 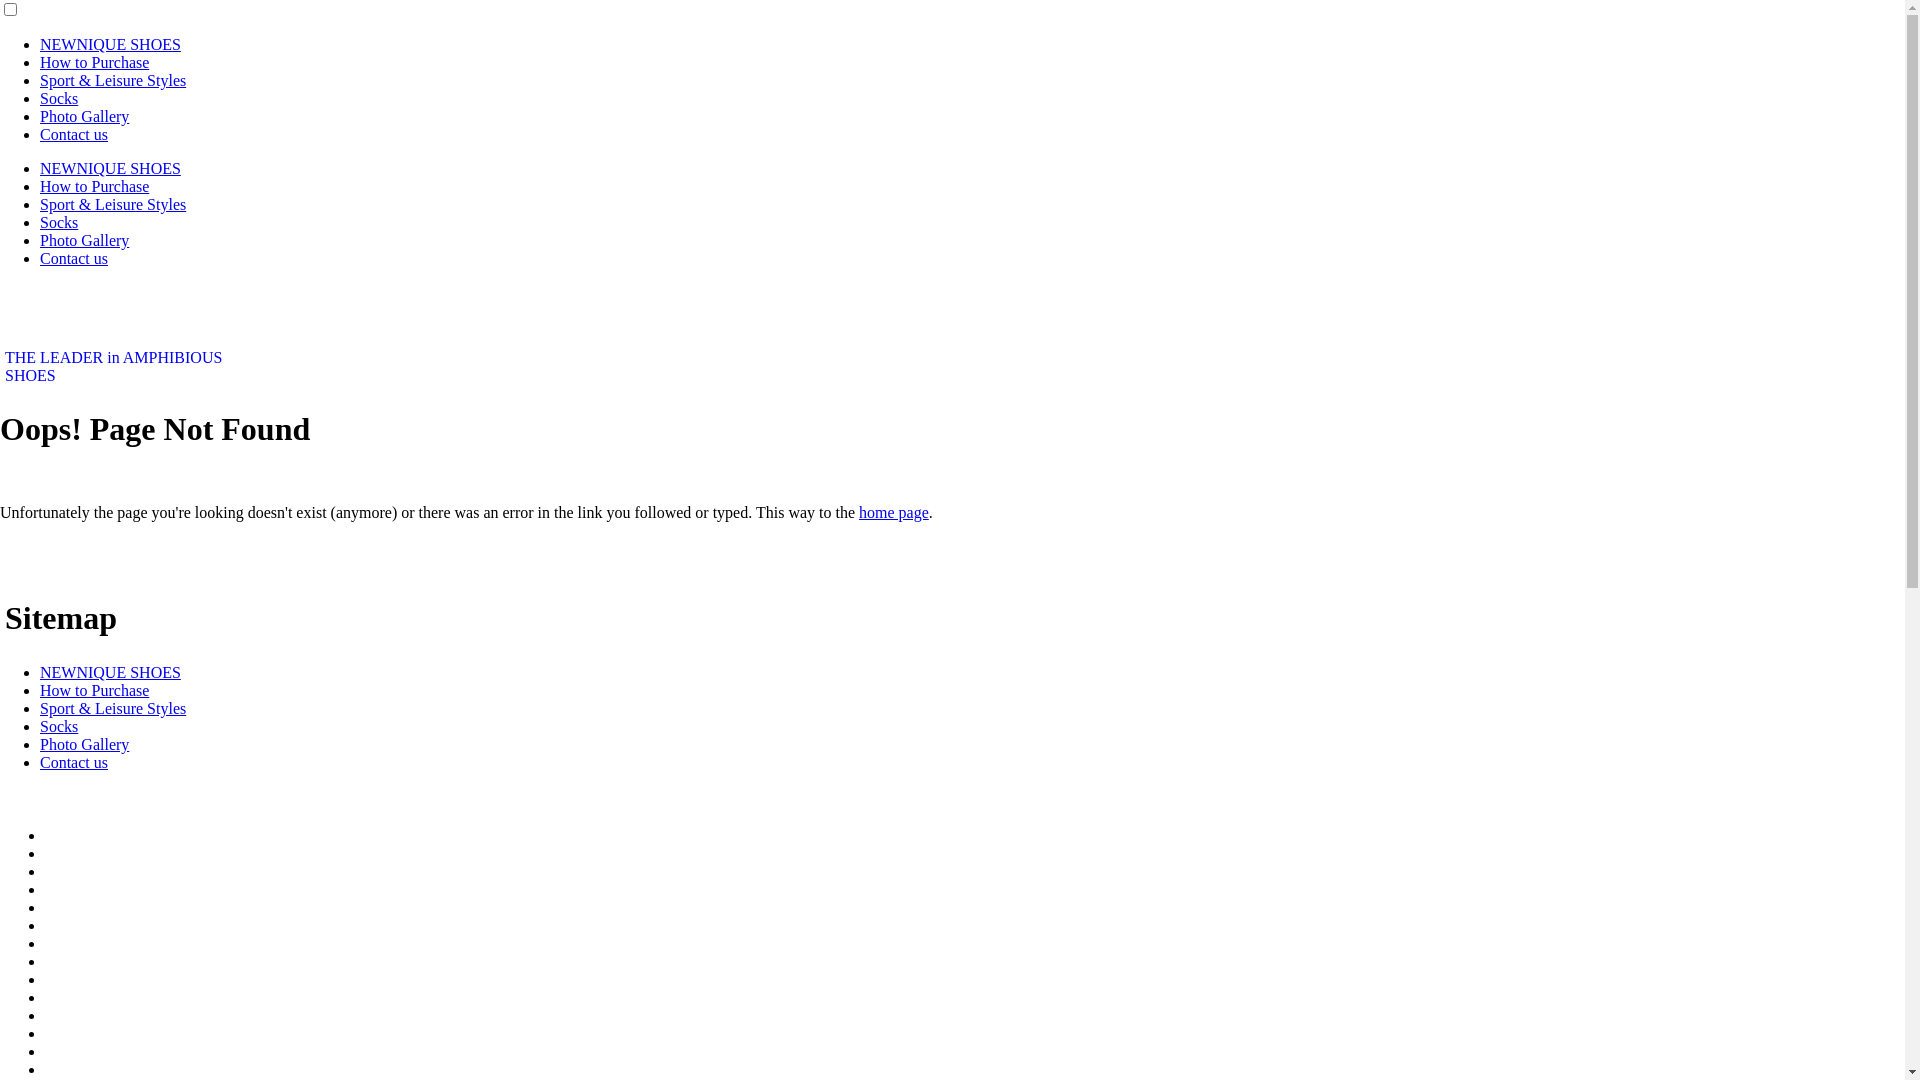 What do you see at coordinates (859, 511) in the screenshot?
I see `'home page'` at bounding box center [859, 511].